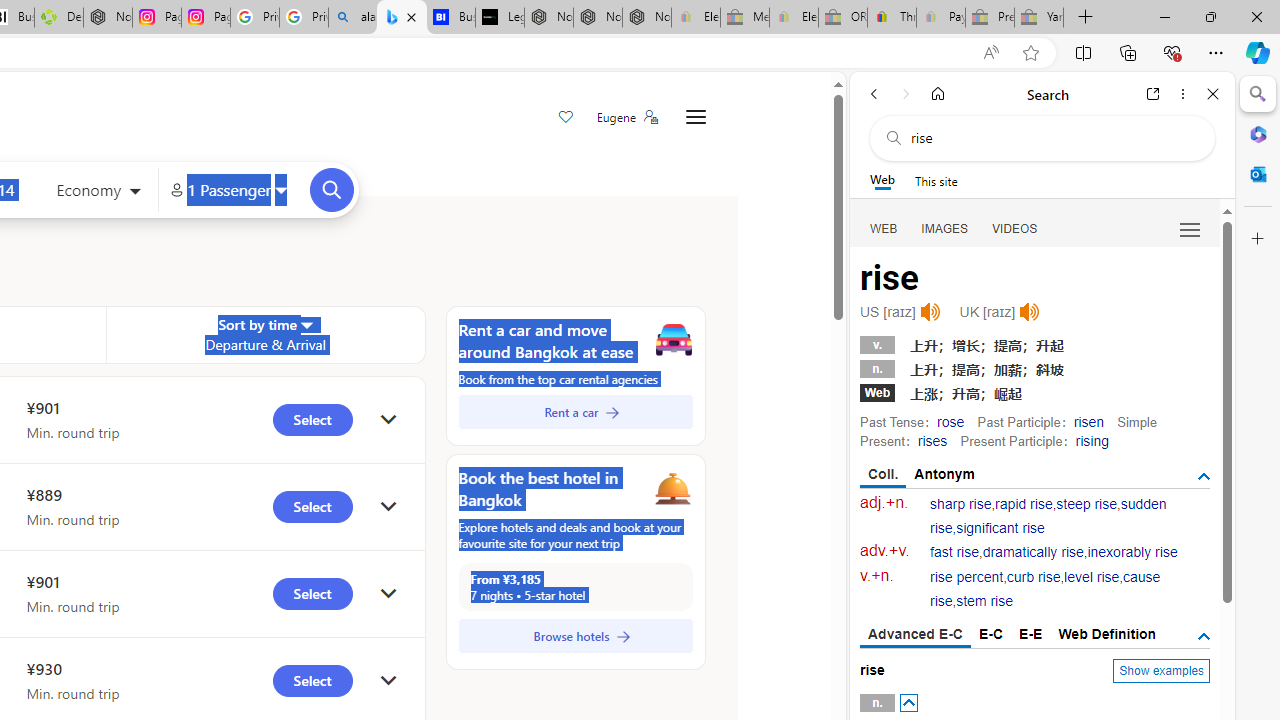 This screenshot has width=1280, height=720. I want to click on 'Antonym', so click(944, 474).